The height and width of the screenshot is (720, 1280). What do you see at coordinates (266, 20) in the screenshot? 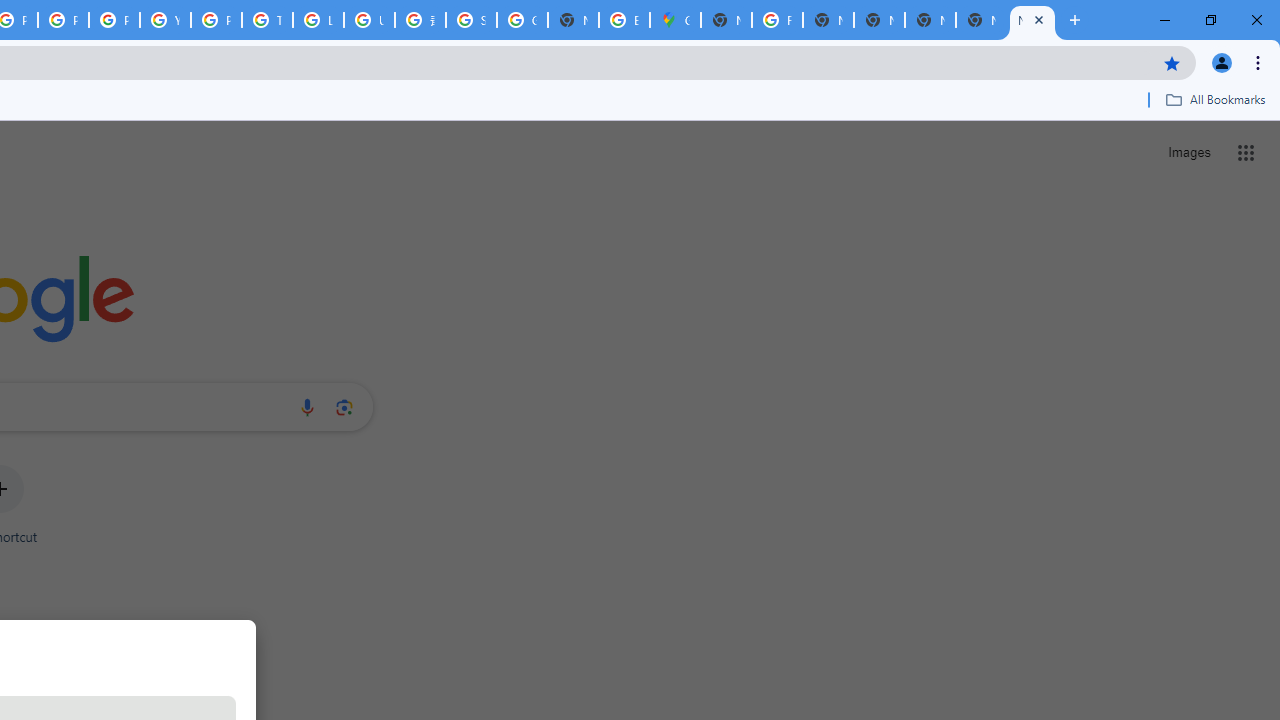
I see `'Tips & tricks for Chrome - Google Chrome Help'` at bounding box center [266, 20].